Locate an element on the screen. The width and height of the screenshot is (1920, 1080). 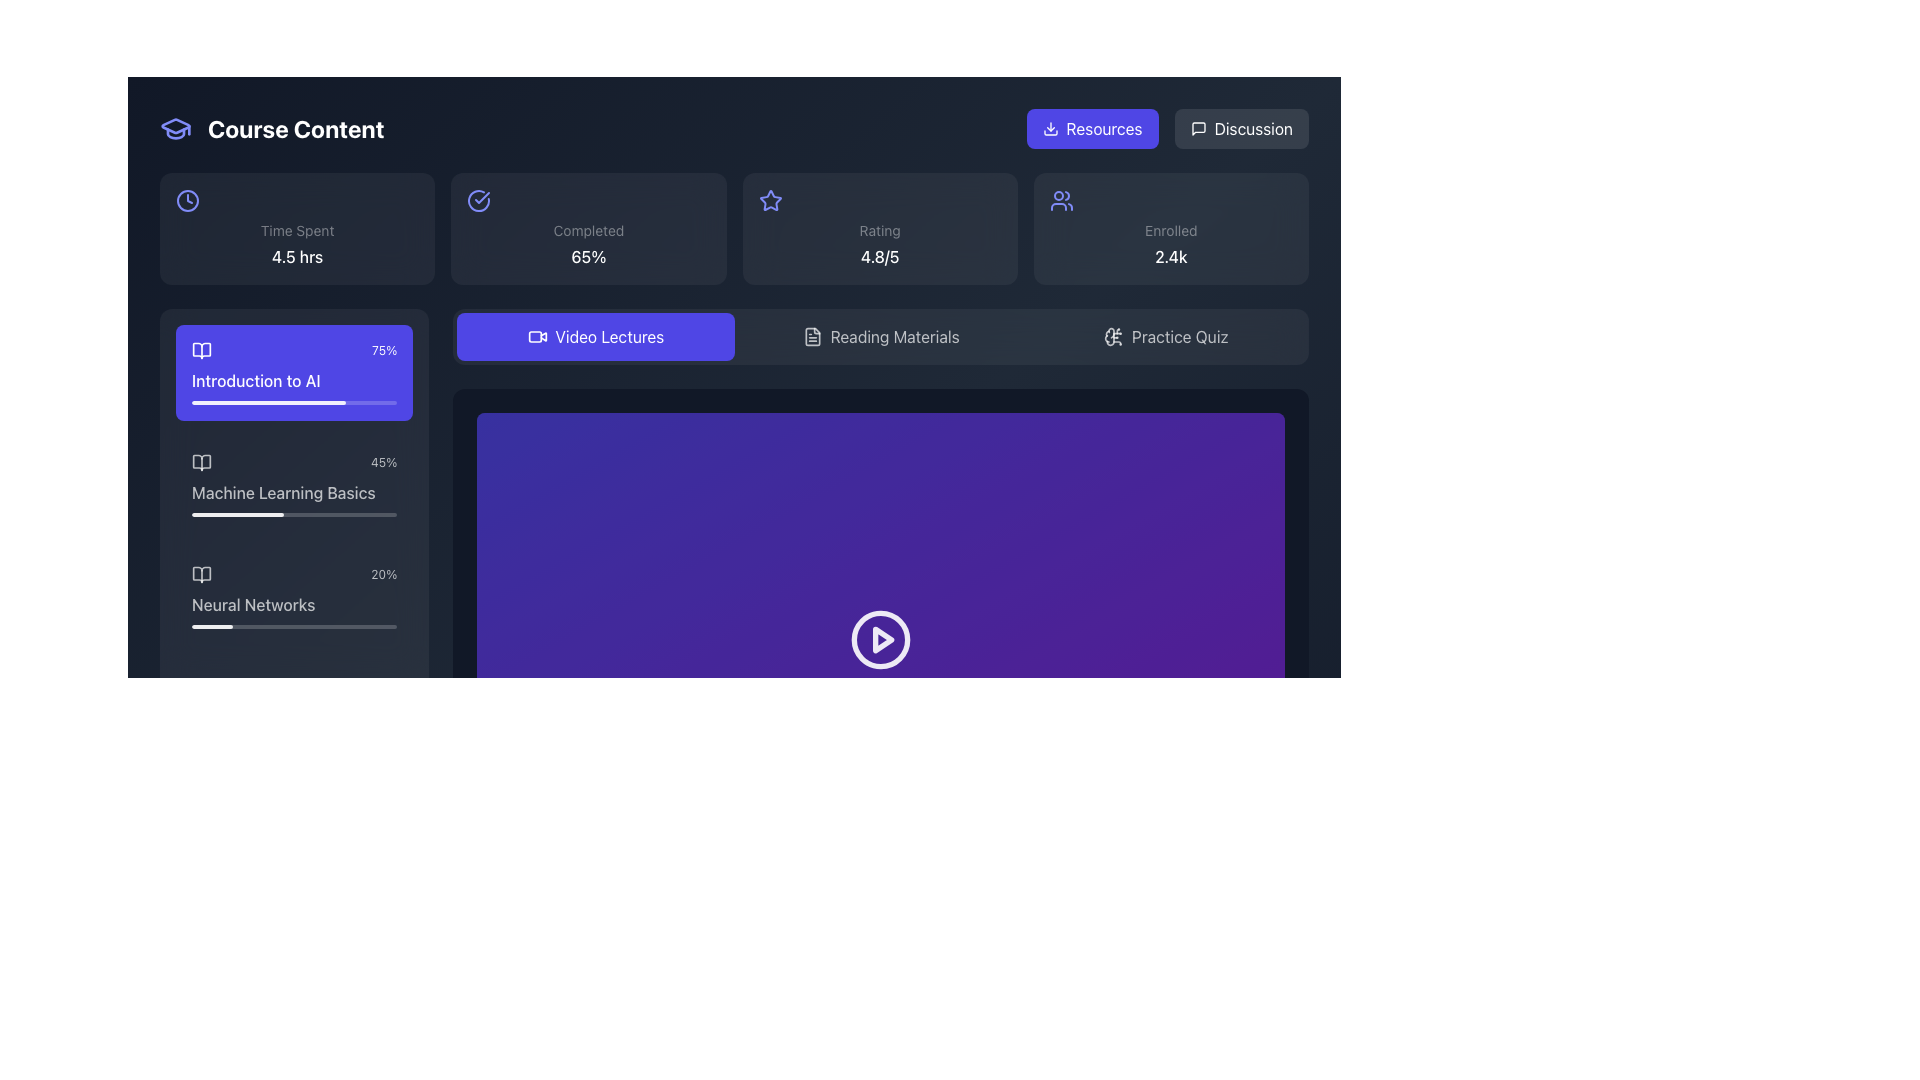
the play button icon, which is represented as a small triangular play button centered within a circular button against a deep purple background, to play the video is located at coordinates (882, 640).